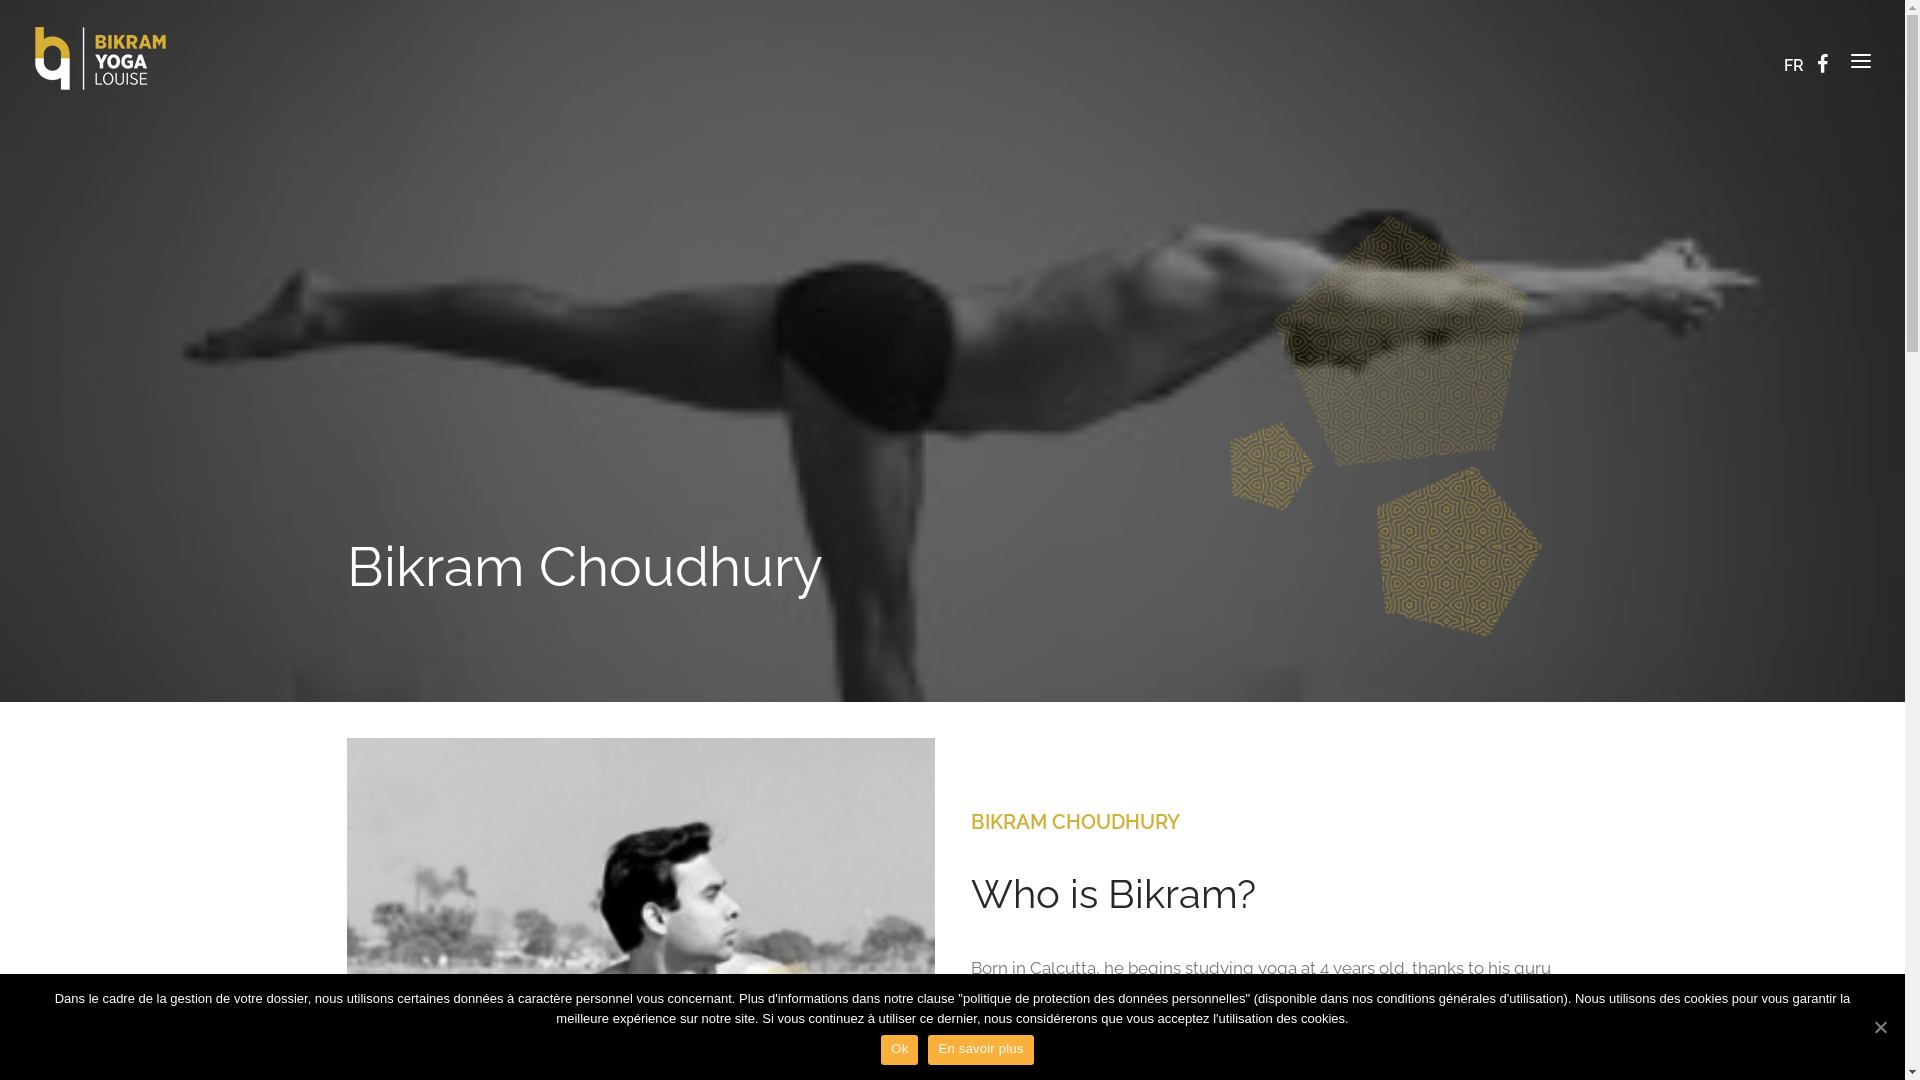 The image size is (1920, 1080). Describe the element at coordinates (1795, 64) in the screenshot. I see `'FR'` at that location.